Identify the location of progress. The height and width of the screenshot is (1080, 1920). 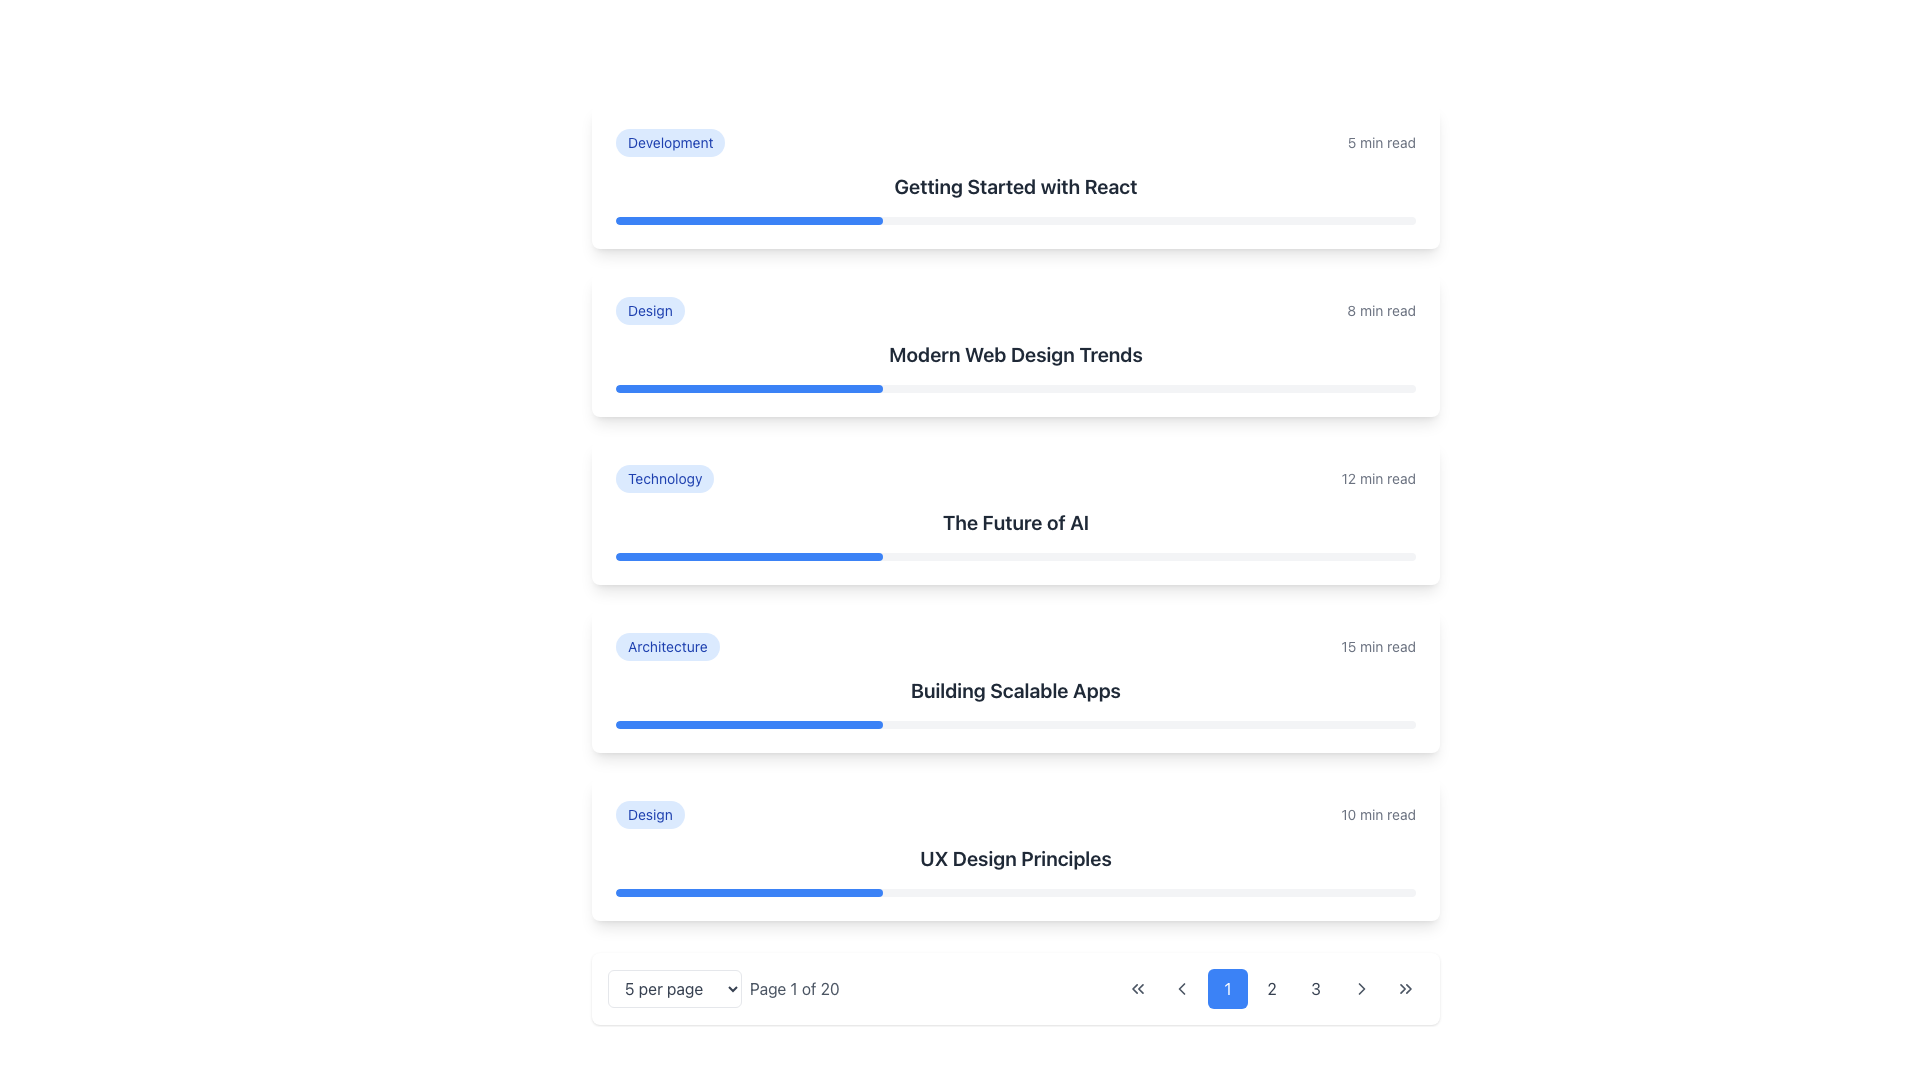
(720, 389).